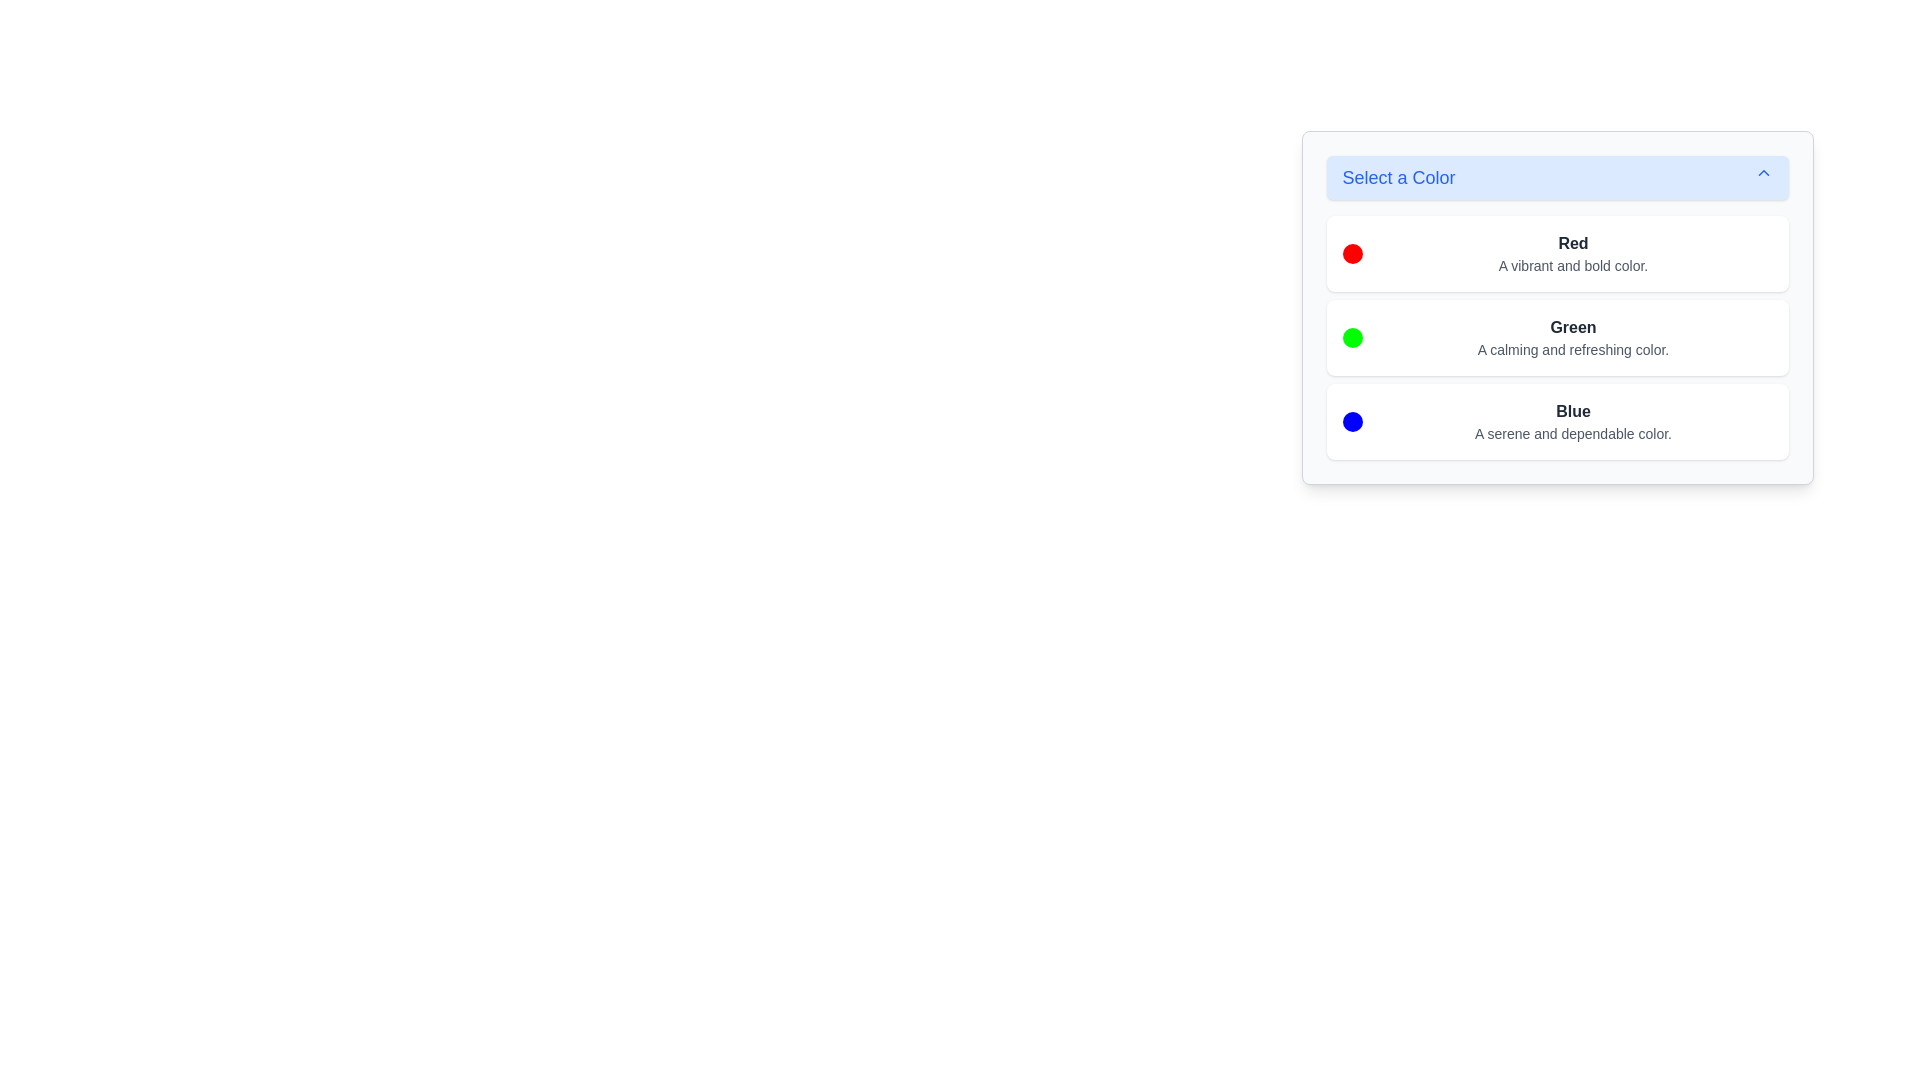 This screenshot has height=1080, width=1920. Describe the element at coordinates (1572, 337) in the screenshot. I see `the text block titled 'Green' which contains the description 'A calming and refreshing color.' located in the second card of the color selection options` at that location.